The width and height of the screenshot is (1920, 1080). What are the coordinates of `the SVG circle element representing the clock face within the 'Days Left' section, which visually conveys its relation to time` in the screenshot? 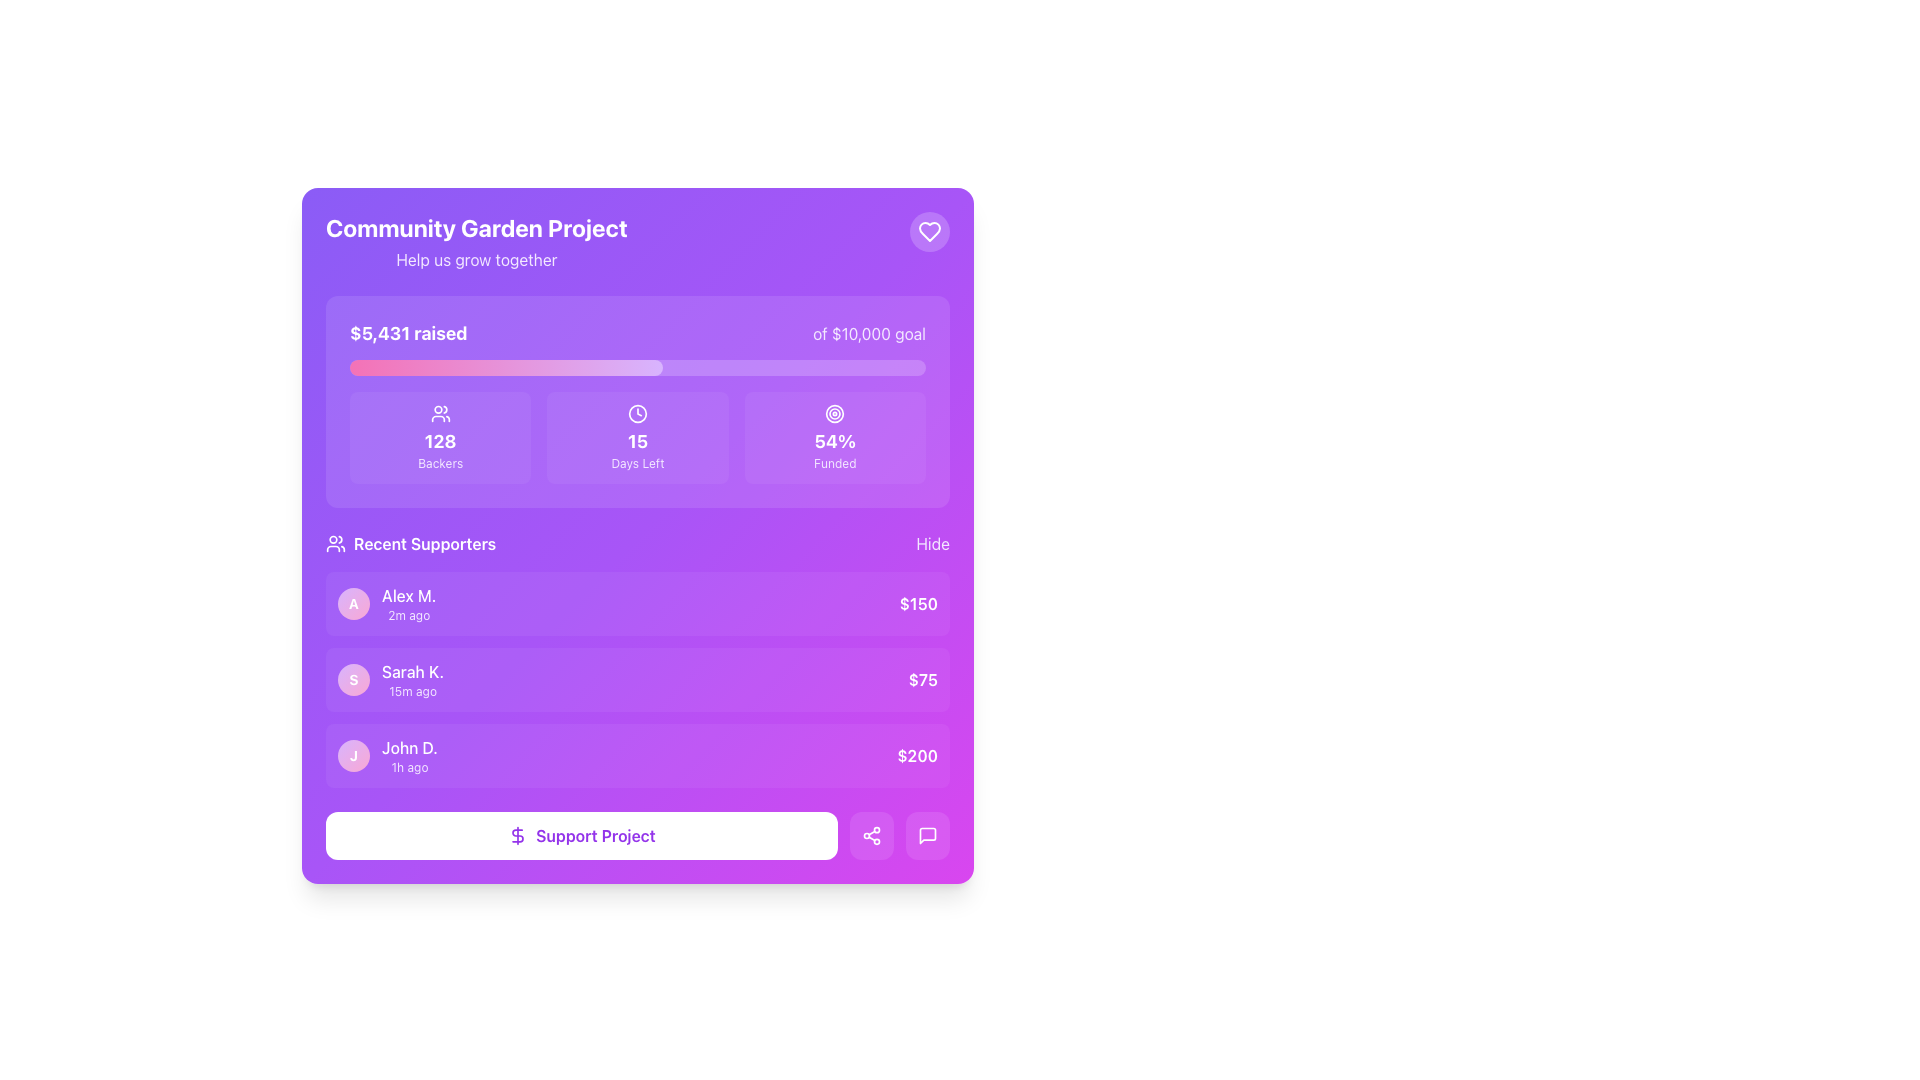 It's located at (637, 412).